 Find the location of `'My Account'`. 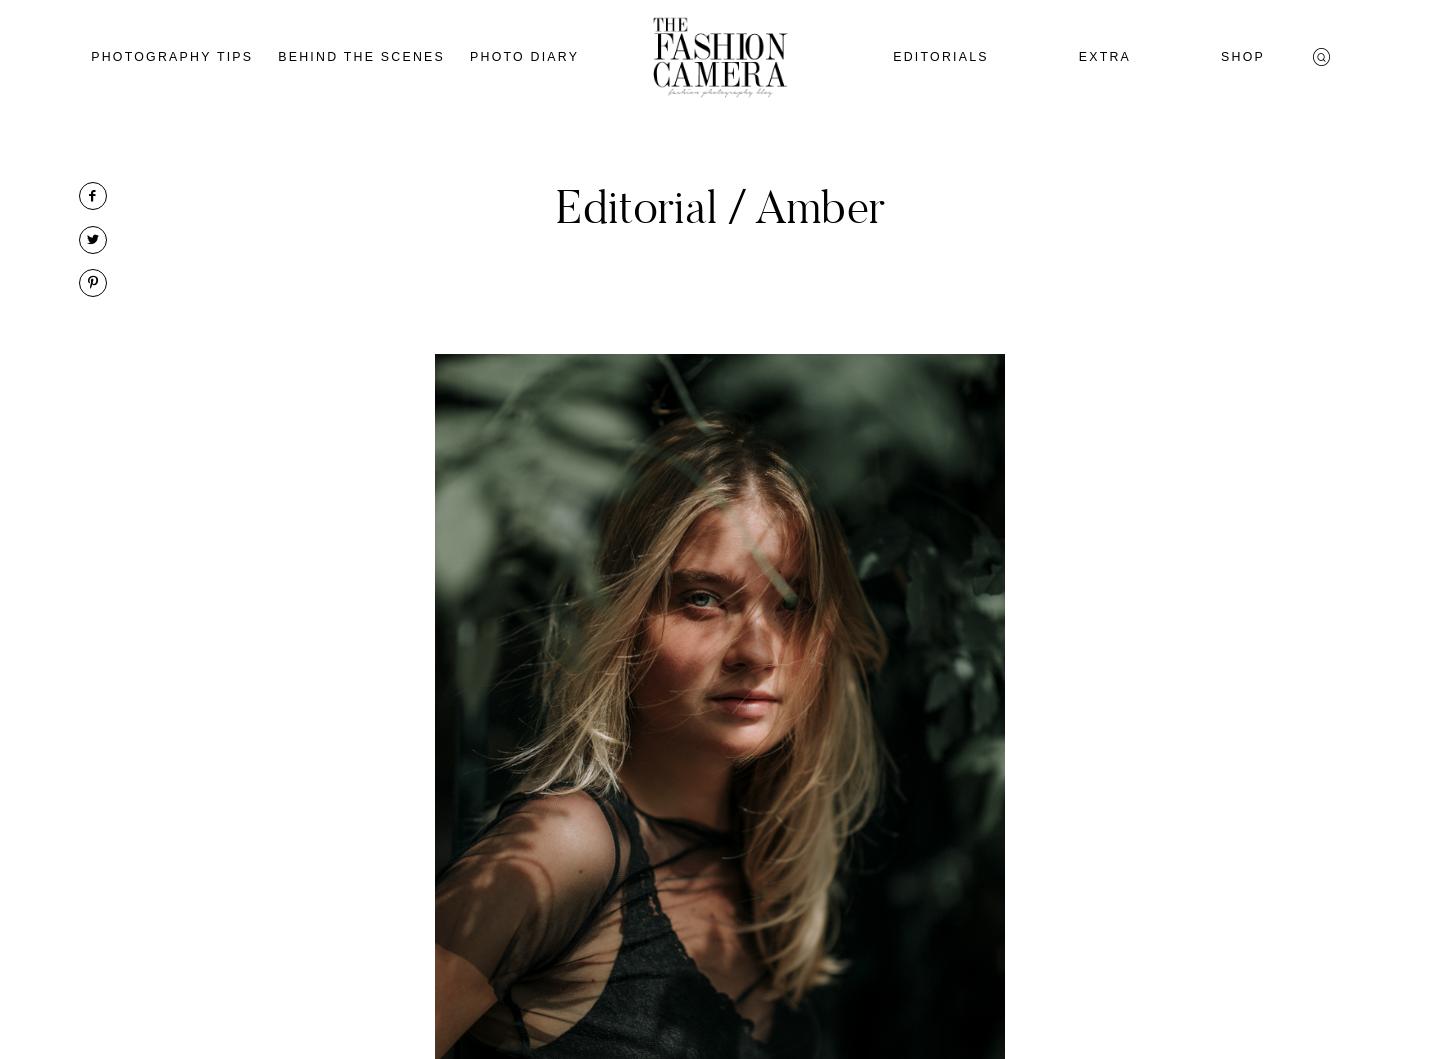

'My Account' is located at coordinates (1266, 328).